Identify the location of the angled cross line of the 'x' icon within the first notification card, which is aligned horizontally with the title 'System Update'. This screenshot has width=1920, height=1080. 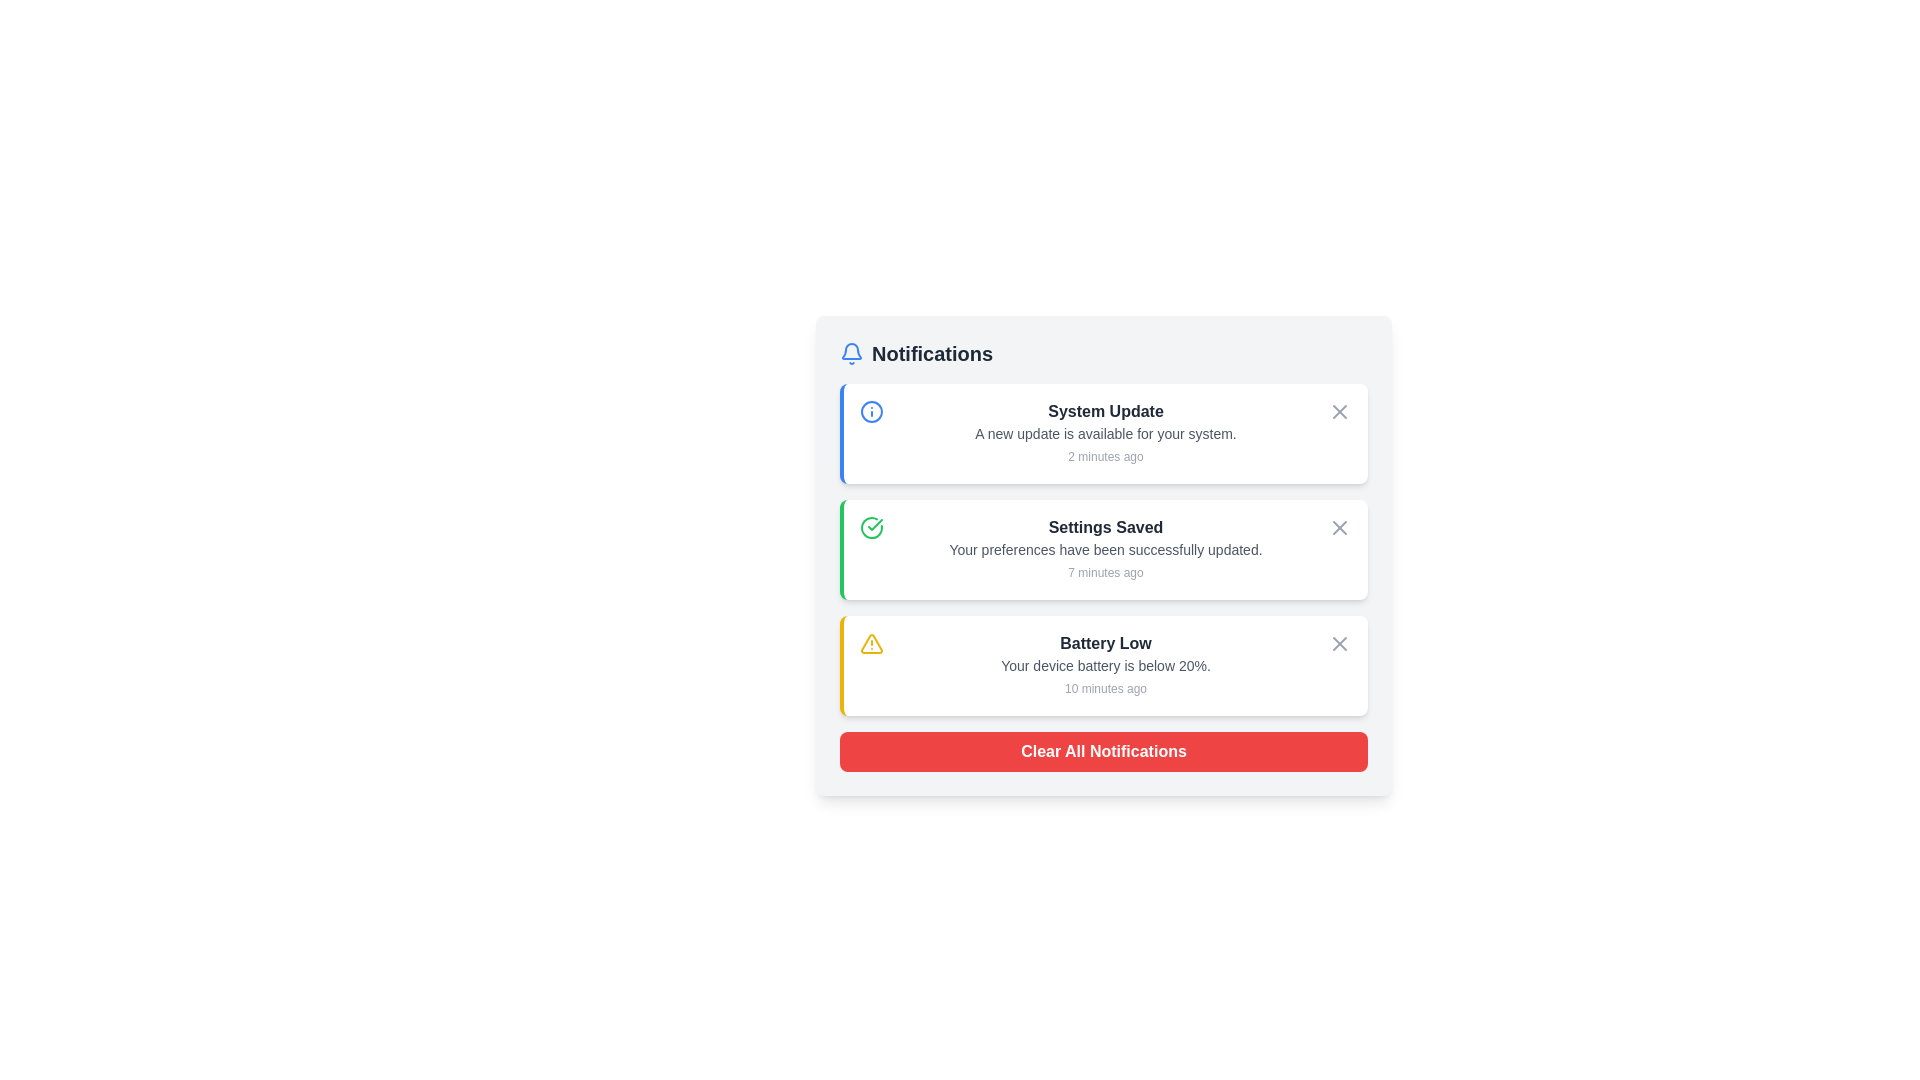
(1339, 411).